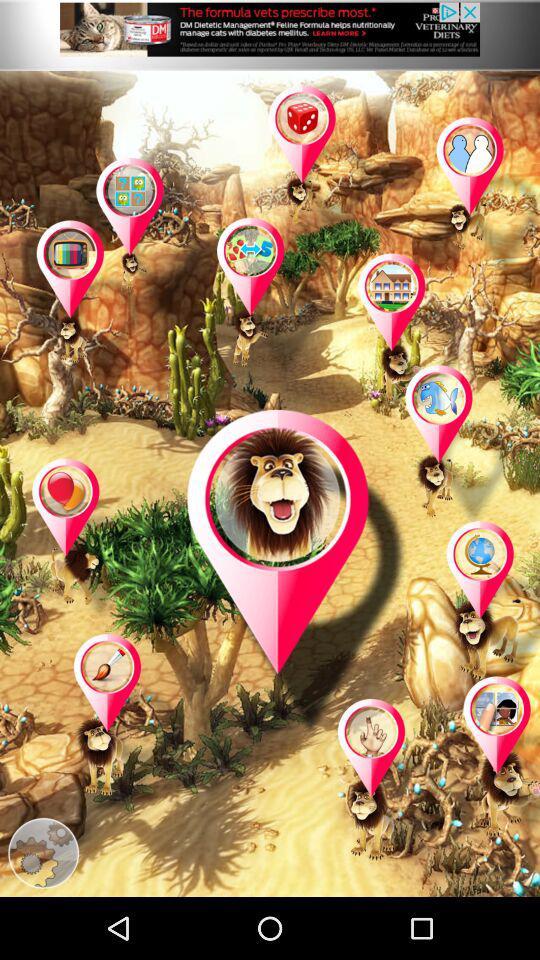  Describe the element at coordinates (149, 239) in the screenshot. I see `image button` at that location.